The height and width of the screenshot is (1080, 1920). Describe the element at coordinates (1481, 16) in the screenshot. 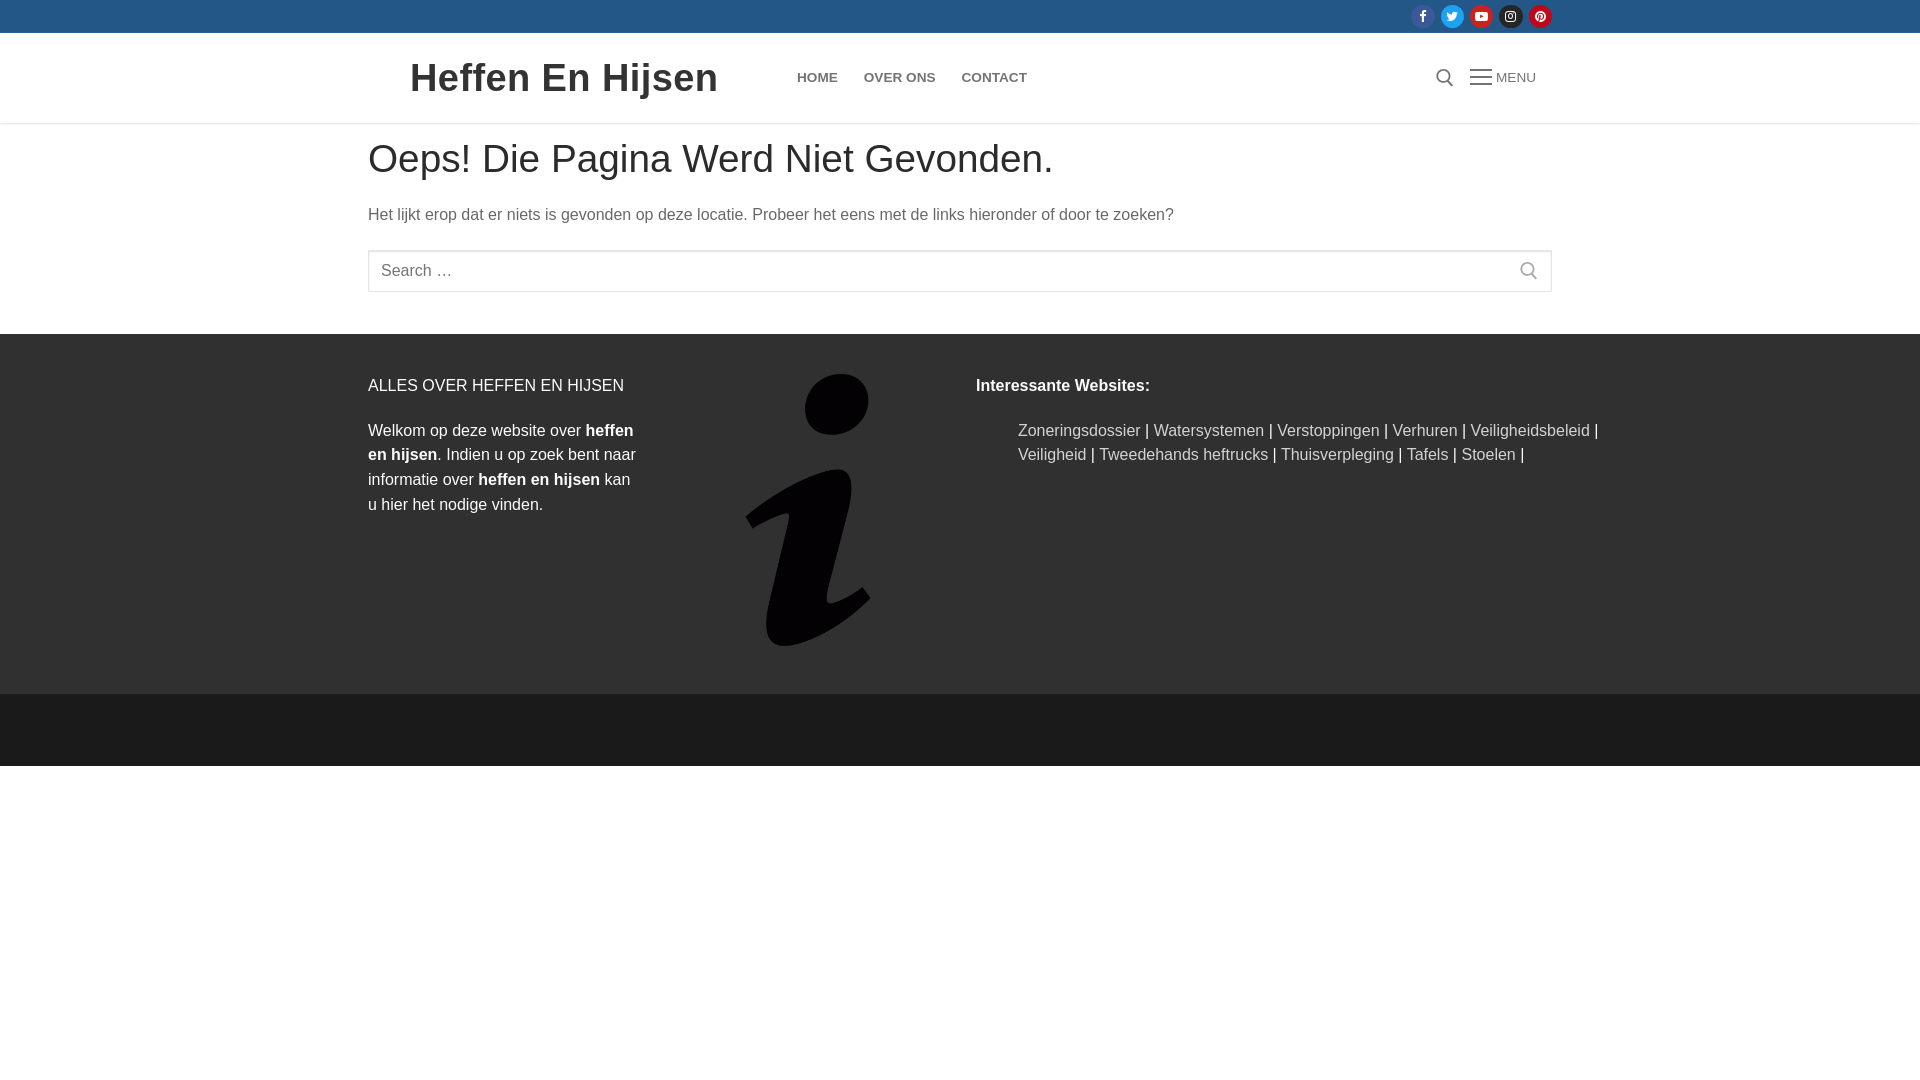

I see `'Youtube'` at that location.